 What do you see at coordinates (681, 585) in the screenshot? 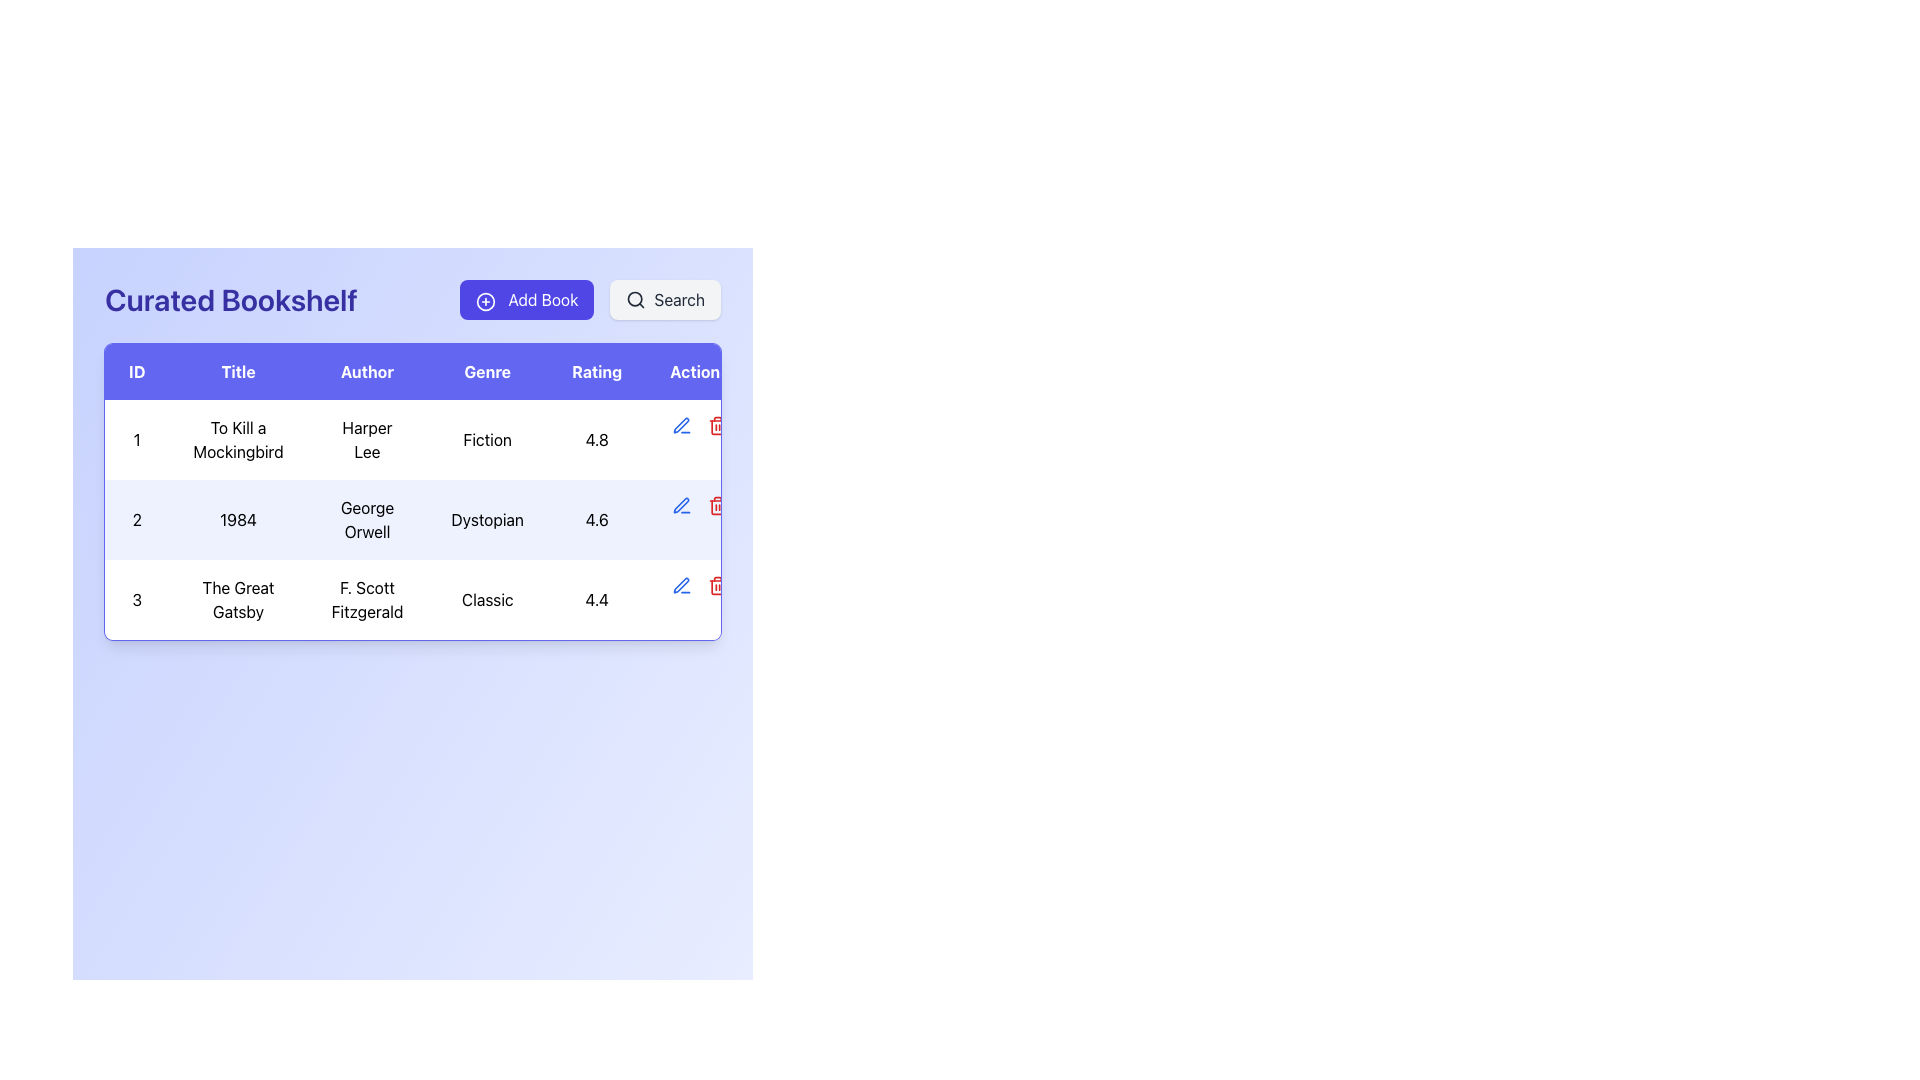
I see `the blue pen icon in the 'Action' column of the second row ('1984')` at bounding box center [681, 585].